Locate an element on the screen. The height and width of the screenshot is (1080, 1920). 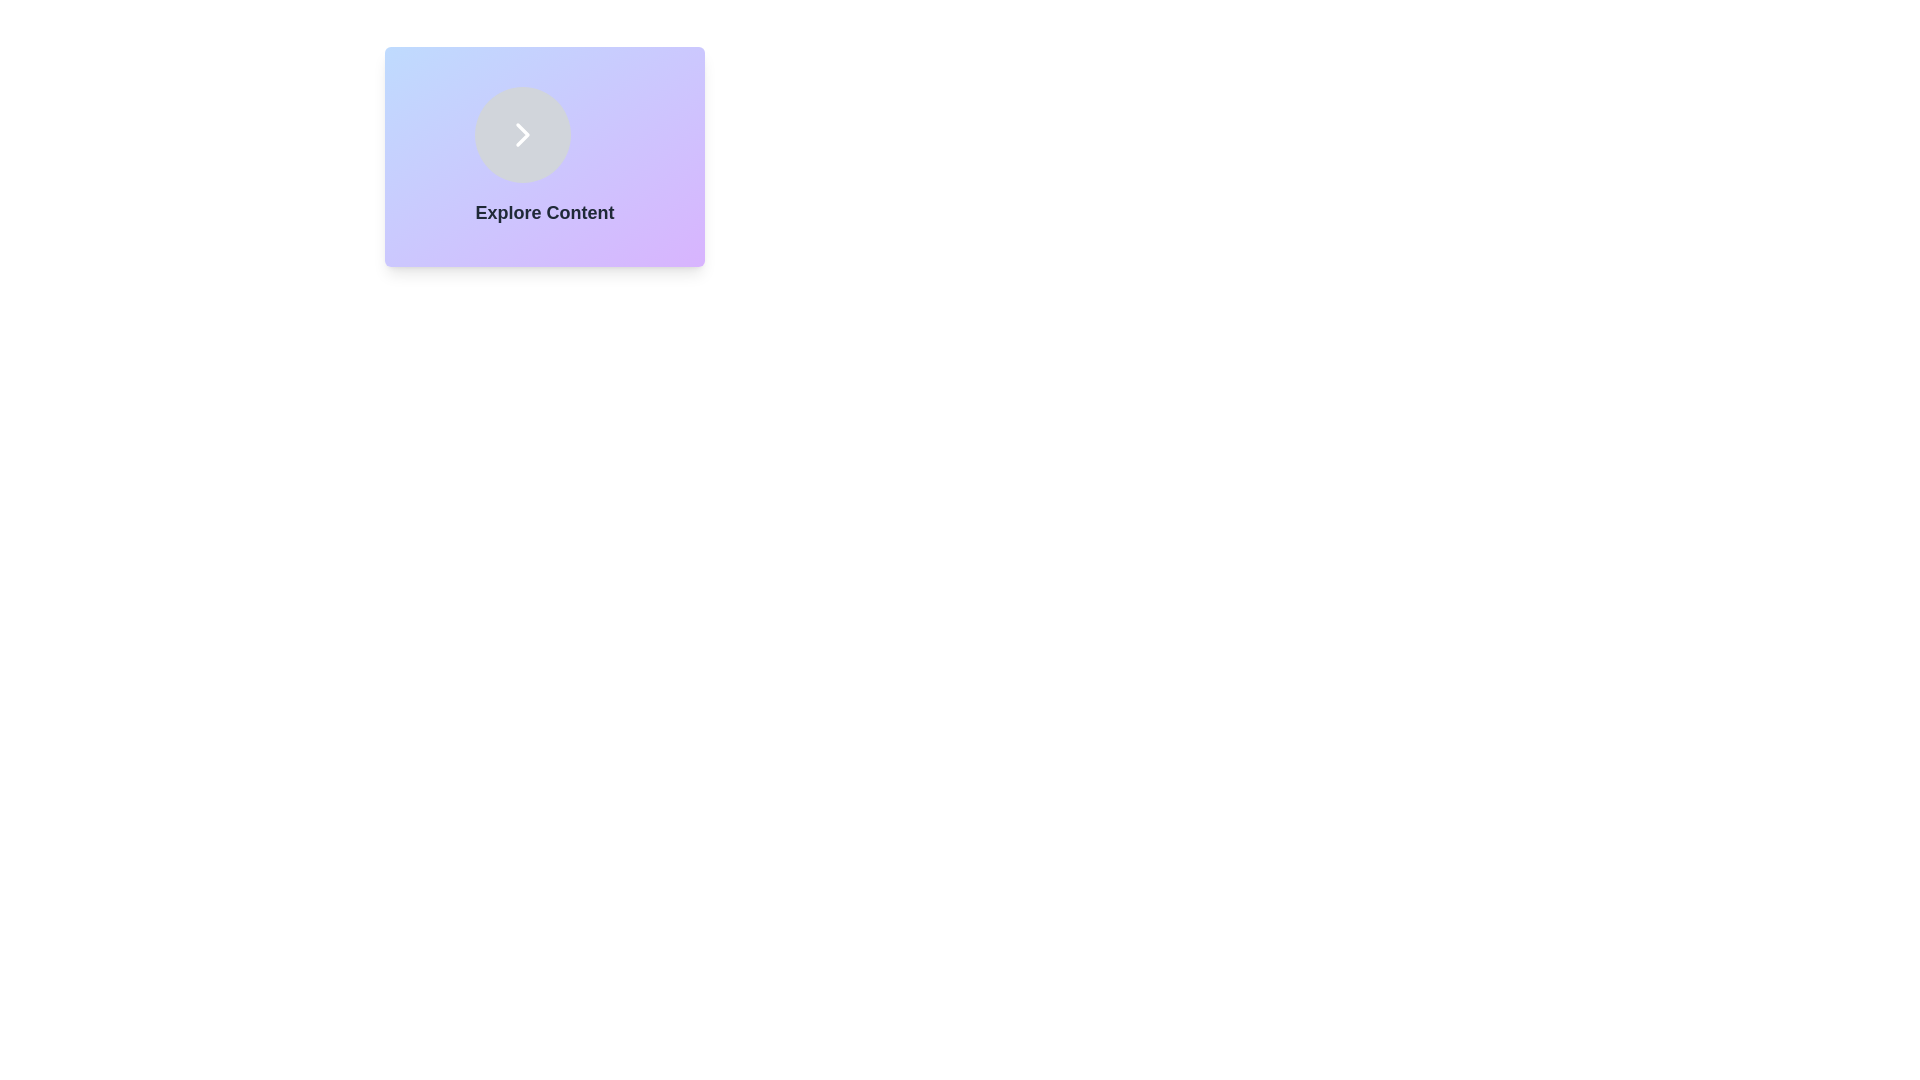
the navigation icon located at the center-top of the gradient-backed card is located at coordinates (523, 135).